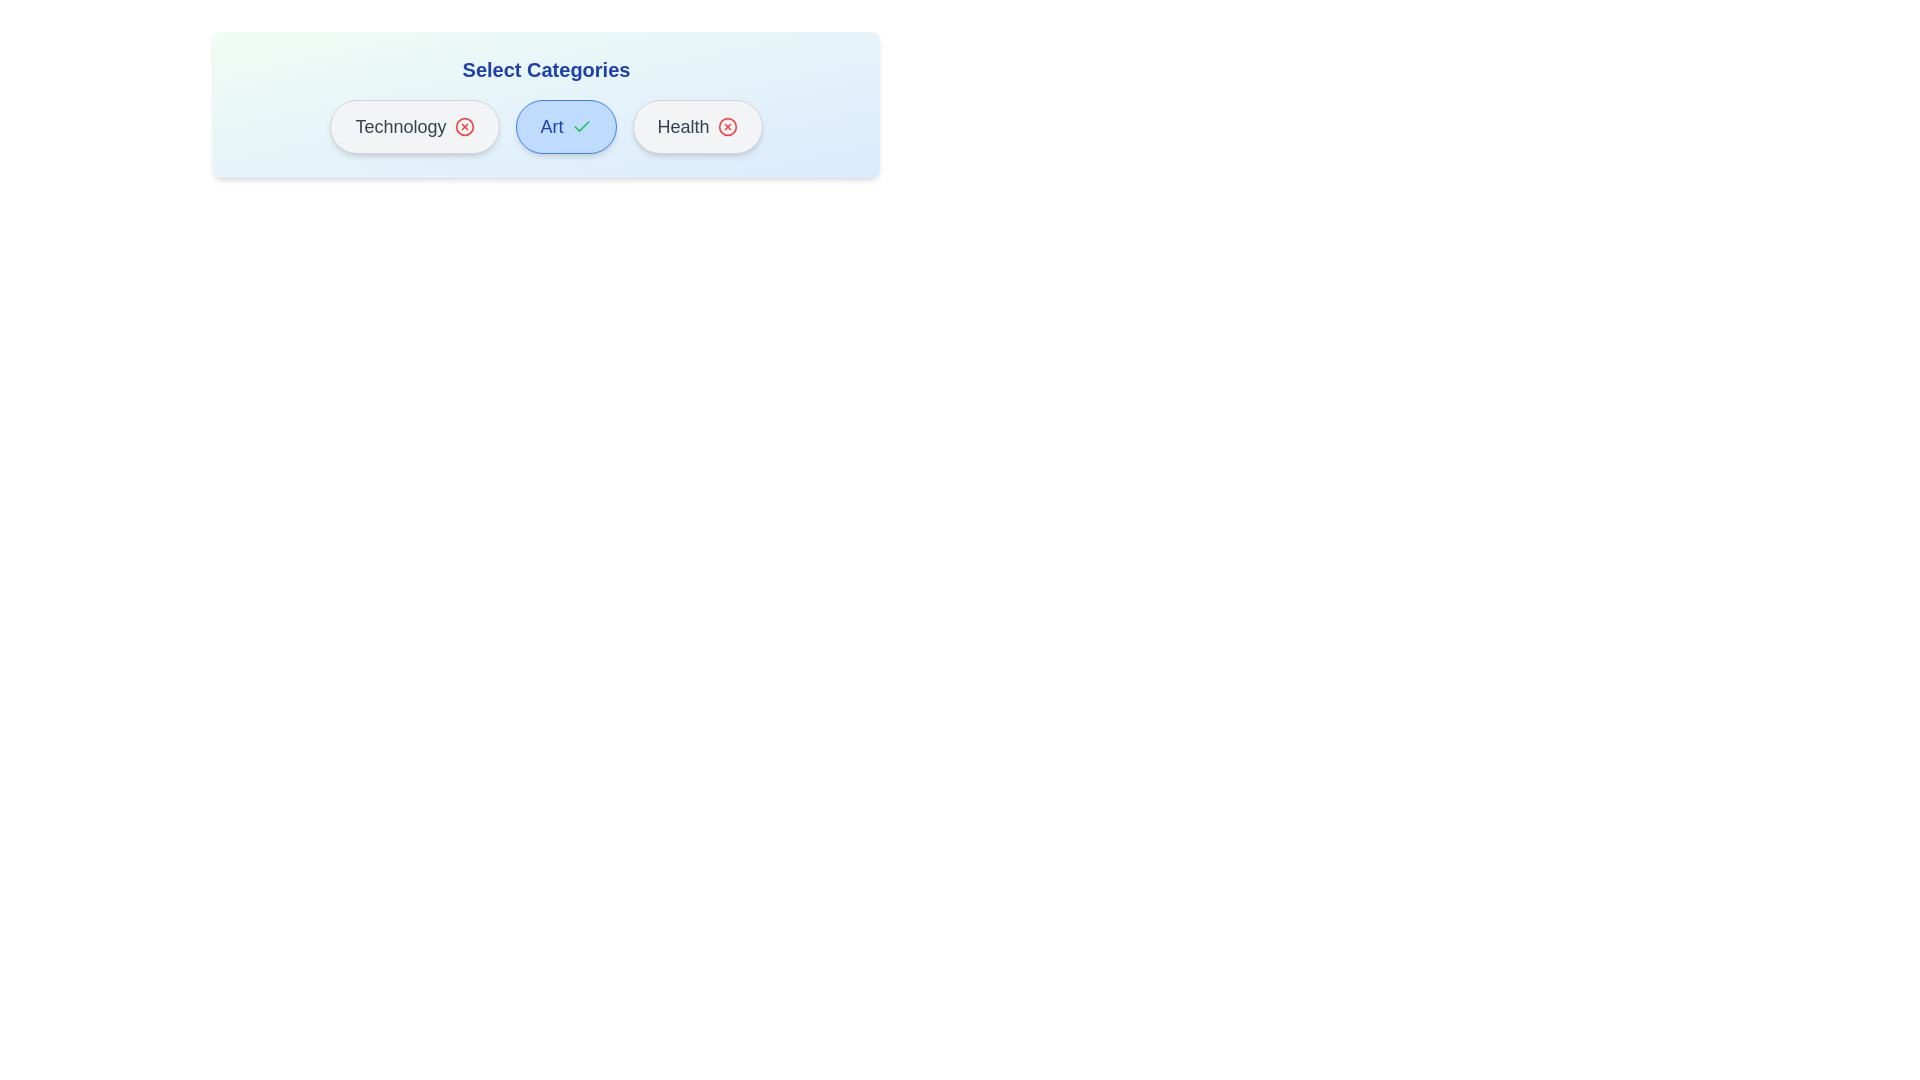  Describe the element at coordinates (580, 127) in the screenshot. I see `the icon of the Art category button` at that location.